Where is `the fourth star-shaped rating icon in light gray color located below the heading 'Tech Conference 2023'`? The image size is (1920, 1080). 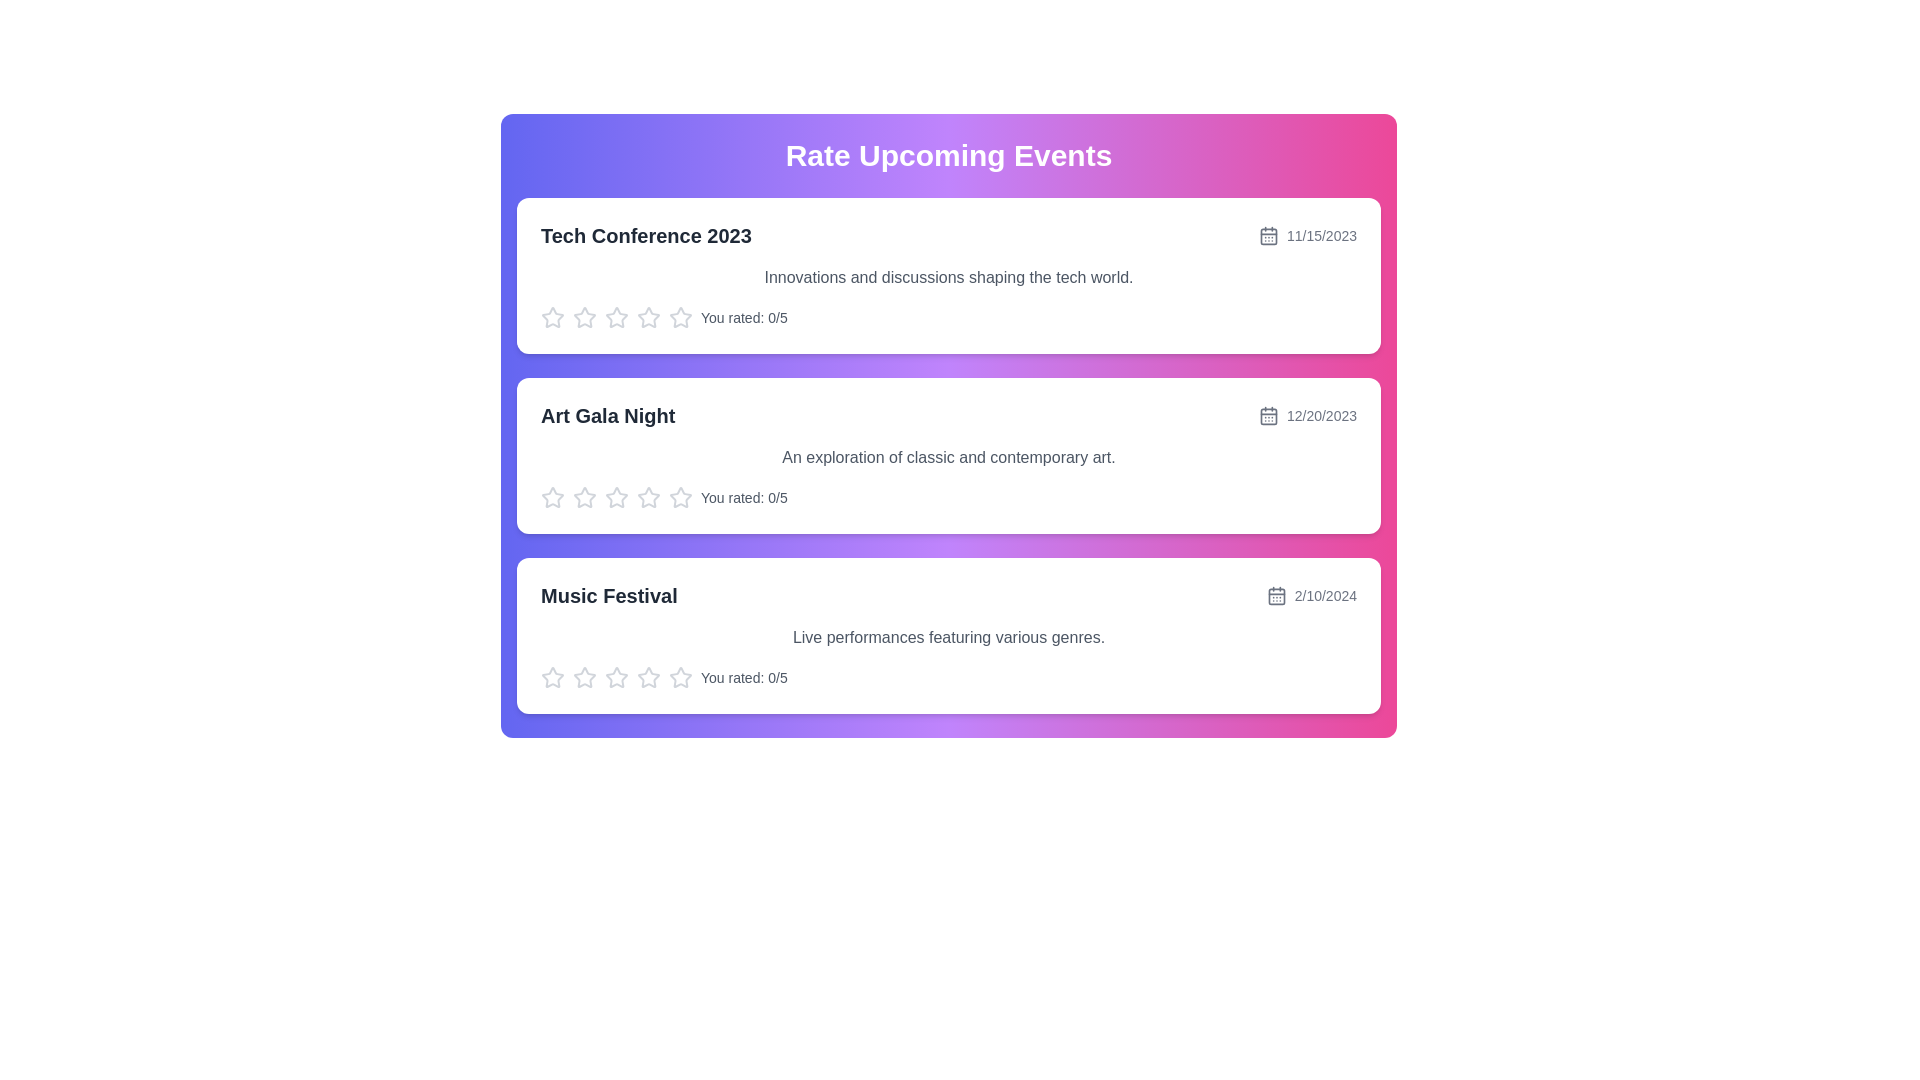
the fourth star-shaped rating icon in light gray color located below the heading 'Tech Conference 2023' is located at coordinates (616, 316).